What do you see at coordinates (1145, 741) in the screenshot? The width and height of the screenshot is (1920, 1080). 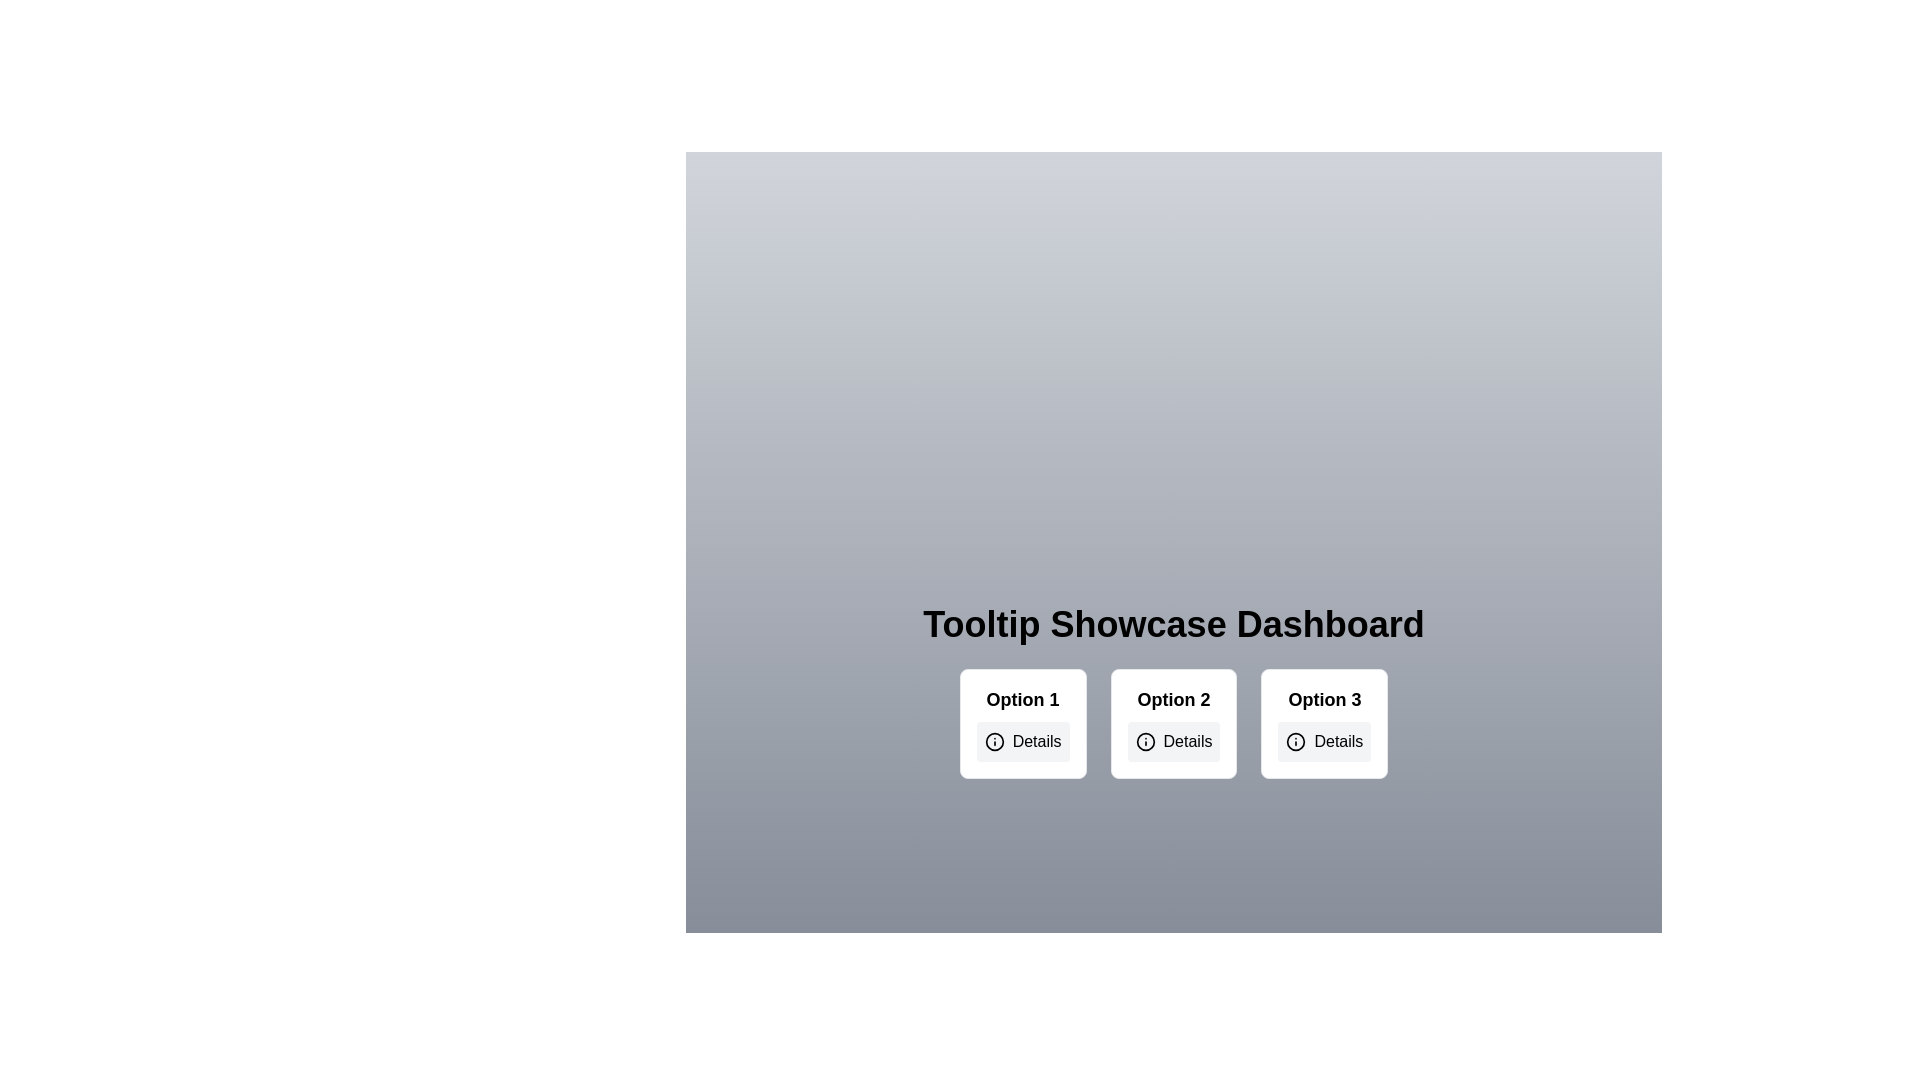 I see `the SVG circle icon located in the 'Option 2' card area, positioned above the 'Details' text, which serves as a visual indicator for additional information` at bounding box center [1145, 741].